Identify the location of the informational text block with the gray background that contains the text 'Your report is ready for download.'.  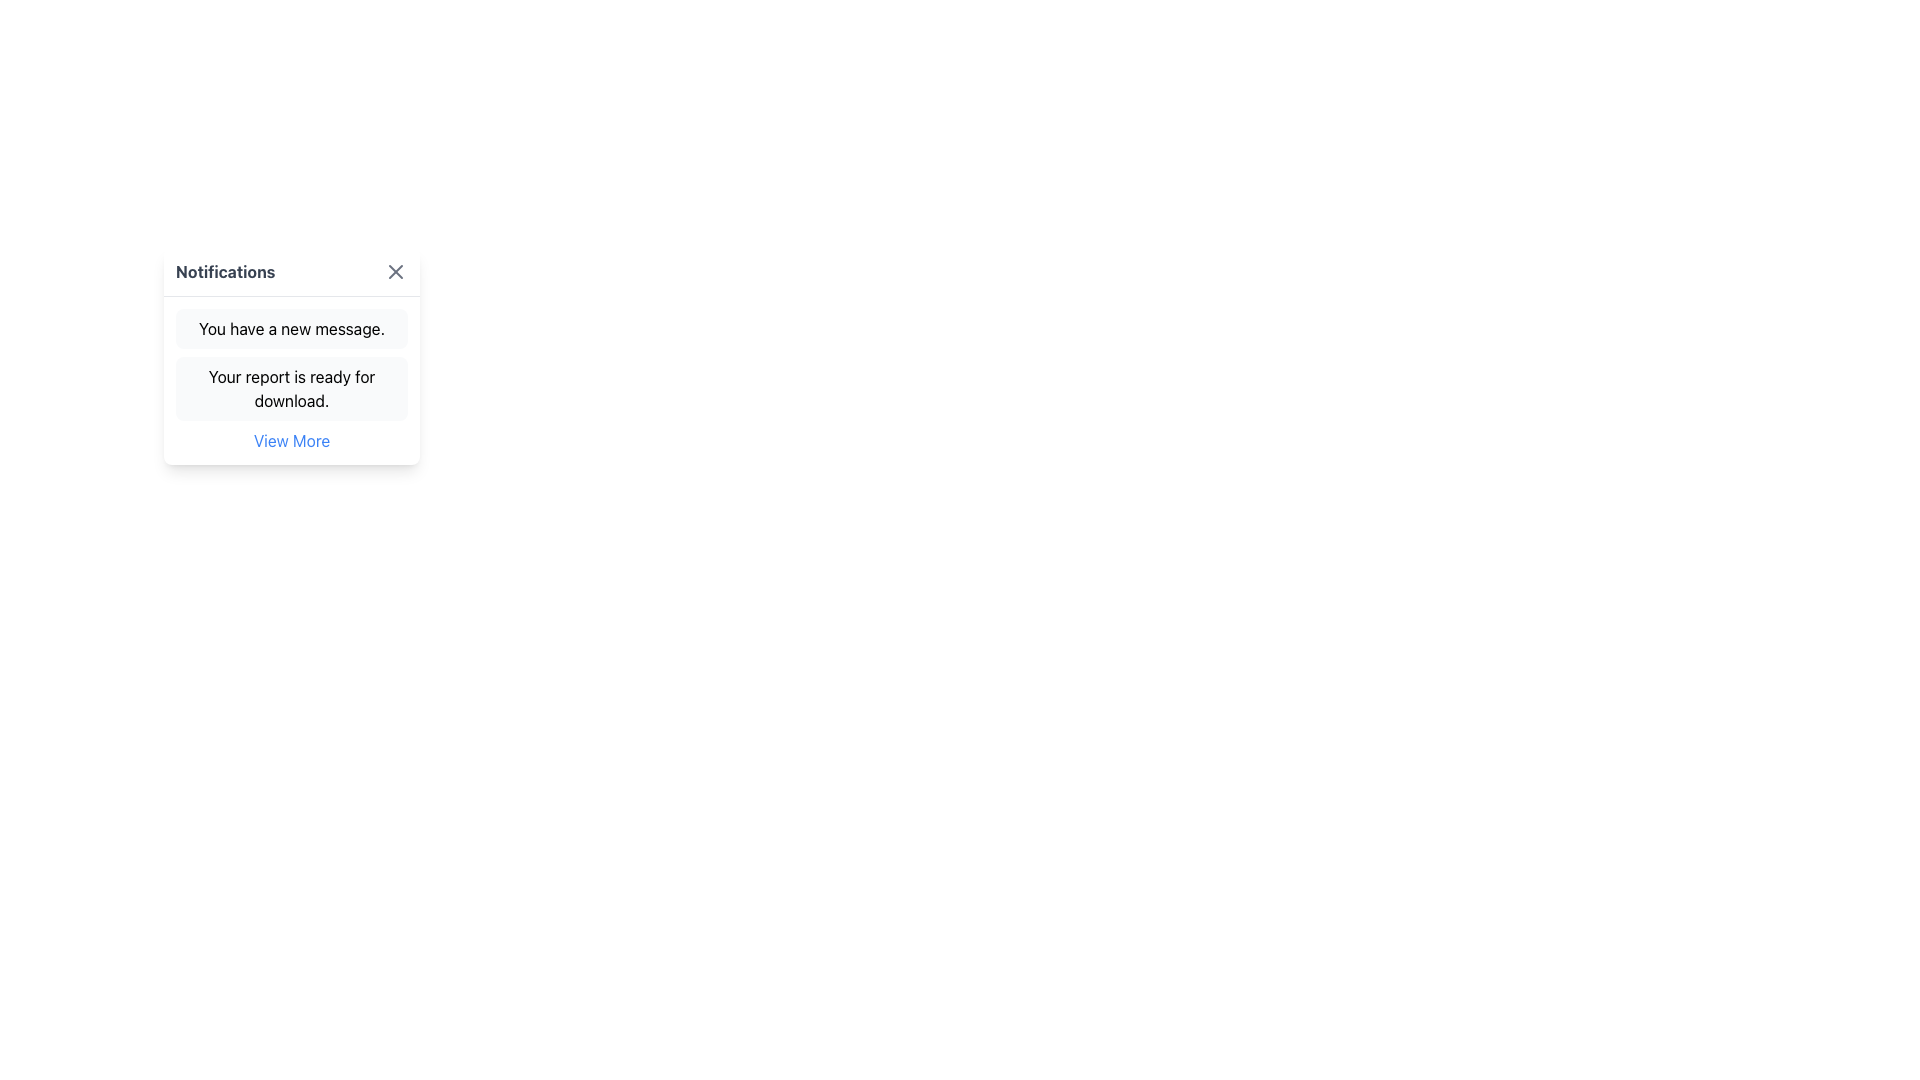
(291, 389).